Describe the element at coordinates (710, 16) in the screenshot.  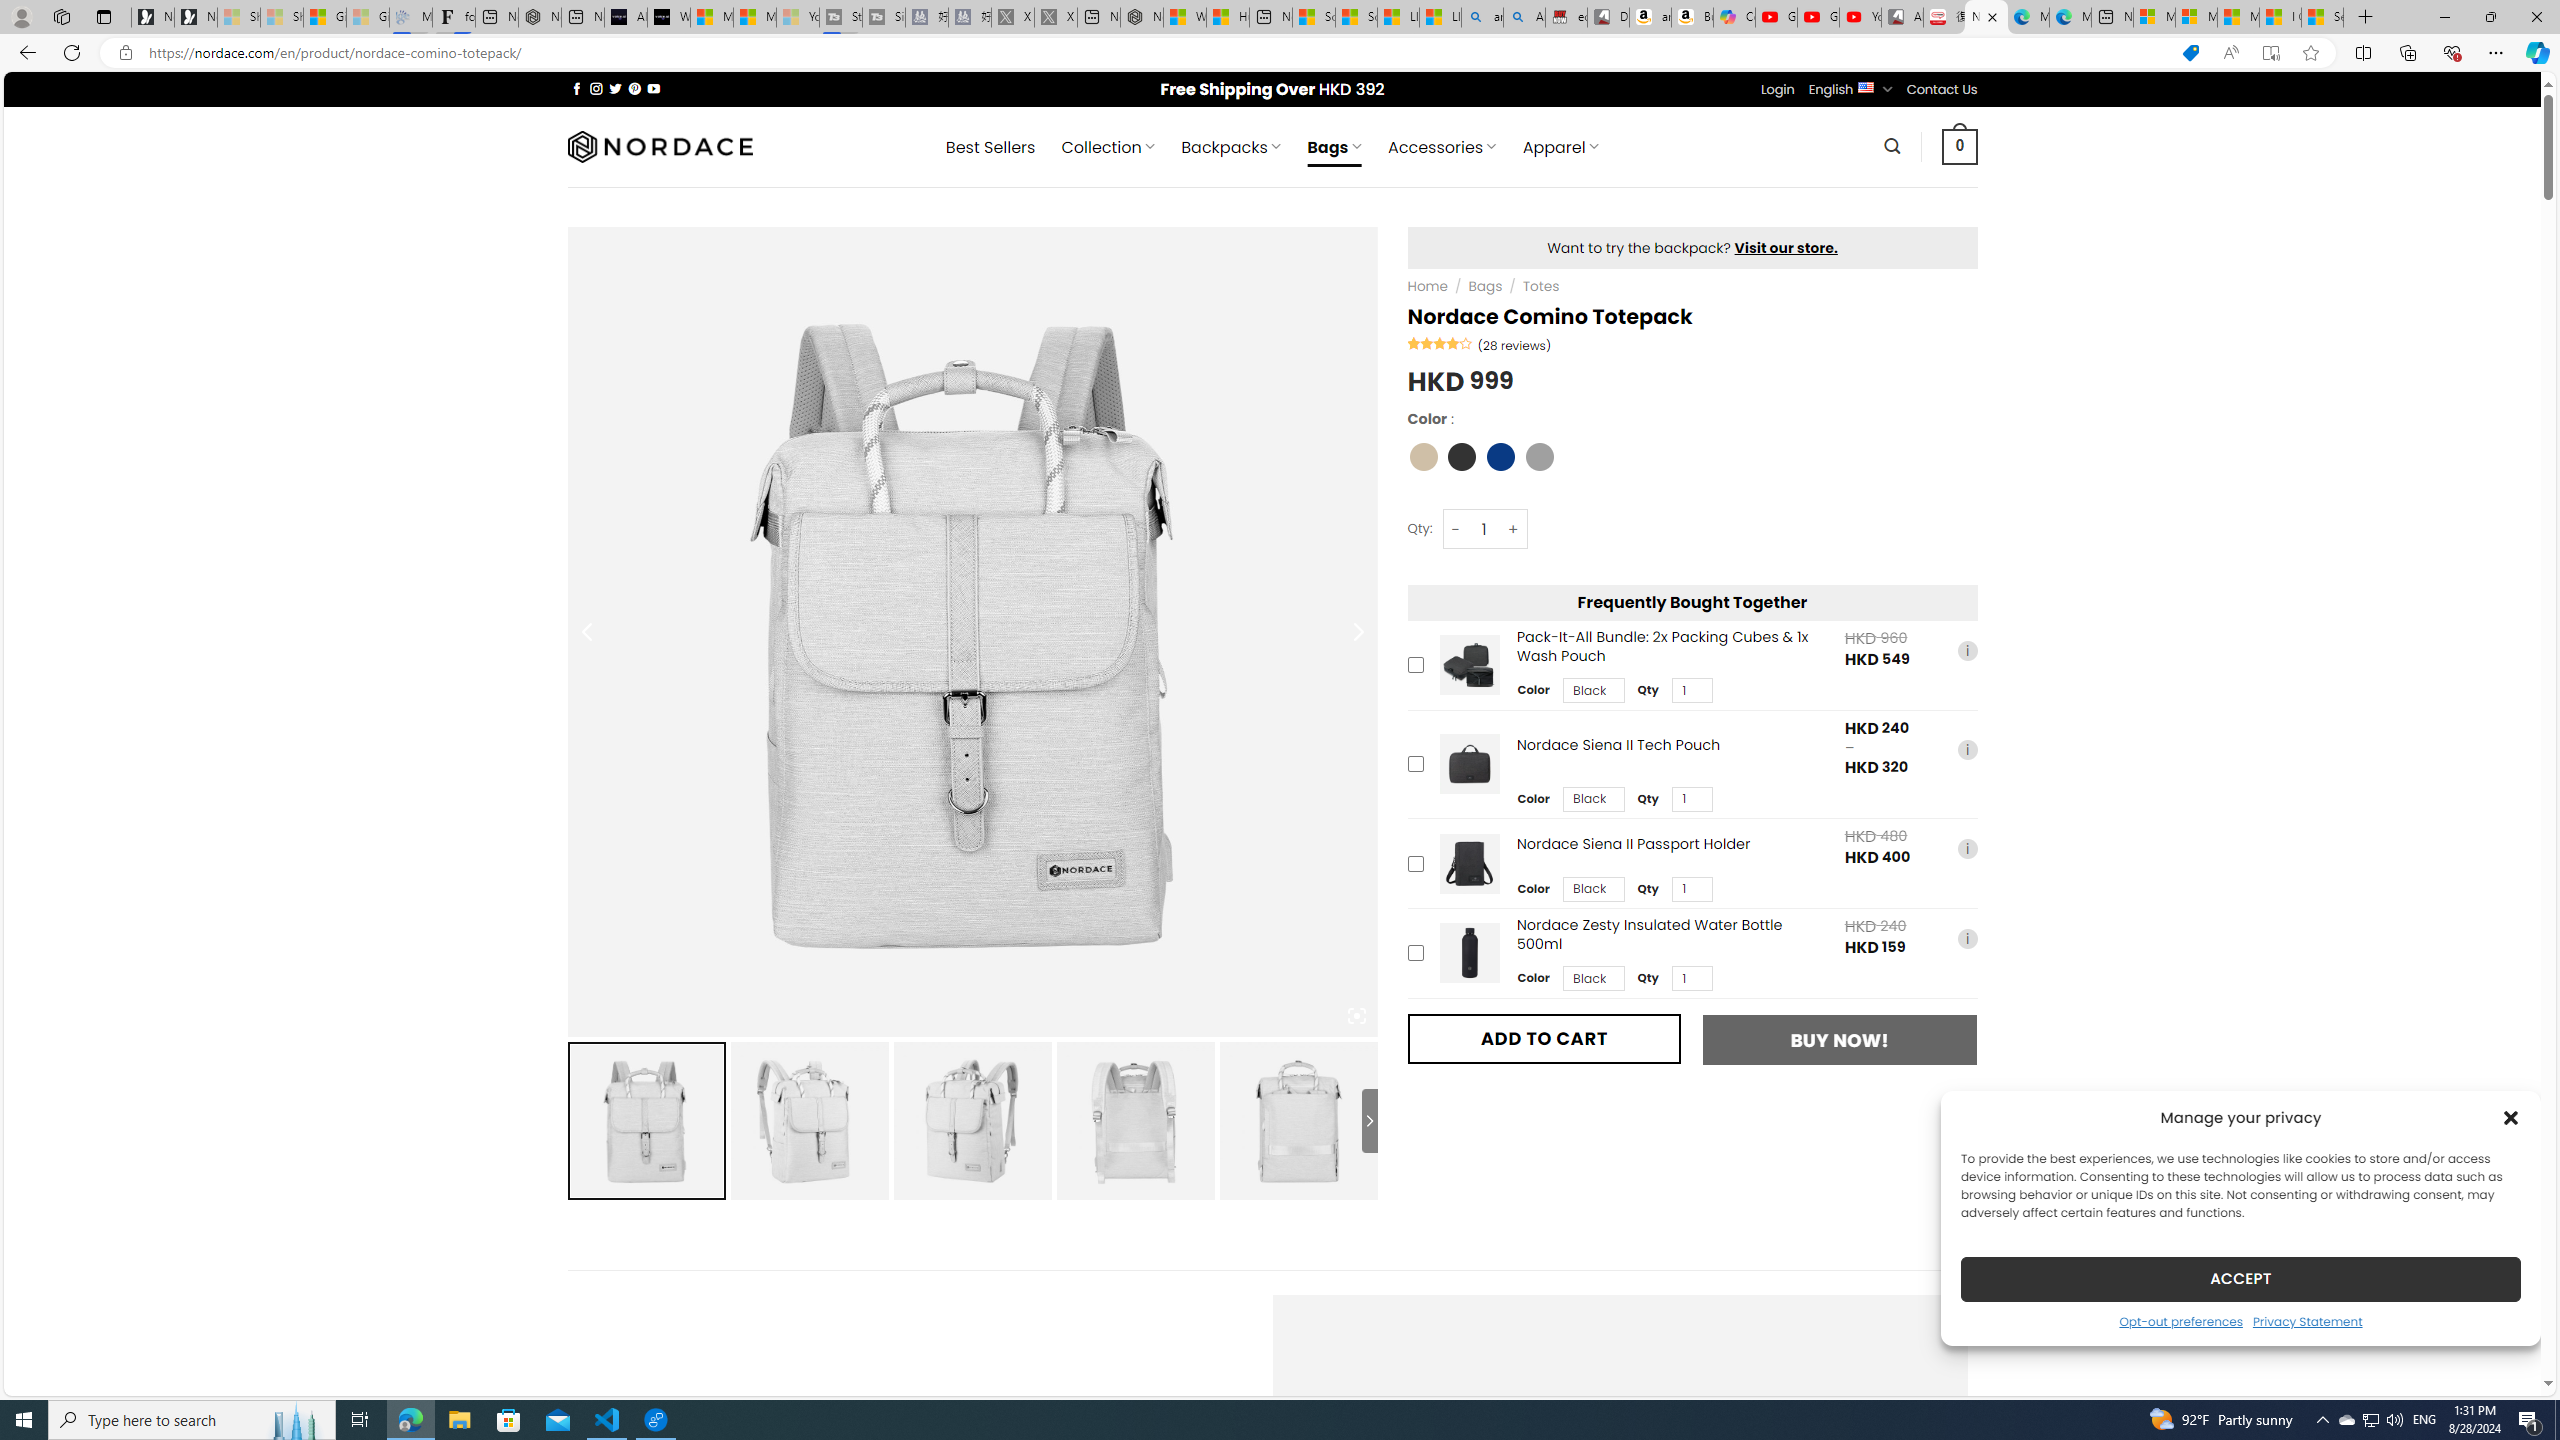
I see `'Microsoft Start Sports'` at that location.